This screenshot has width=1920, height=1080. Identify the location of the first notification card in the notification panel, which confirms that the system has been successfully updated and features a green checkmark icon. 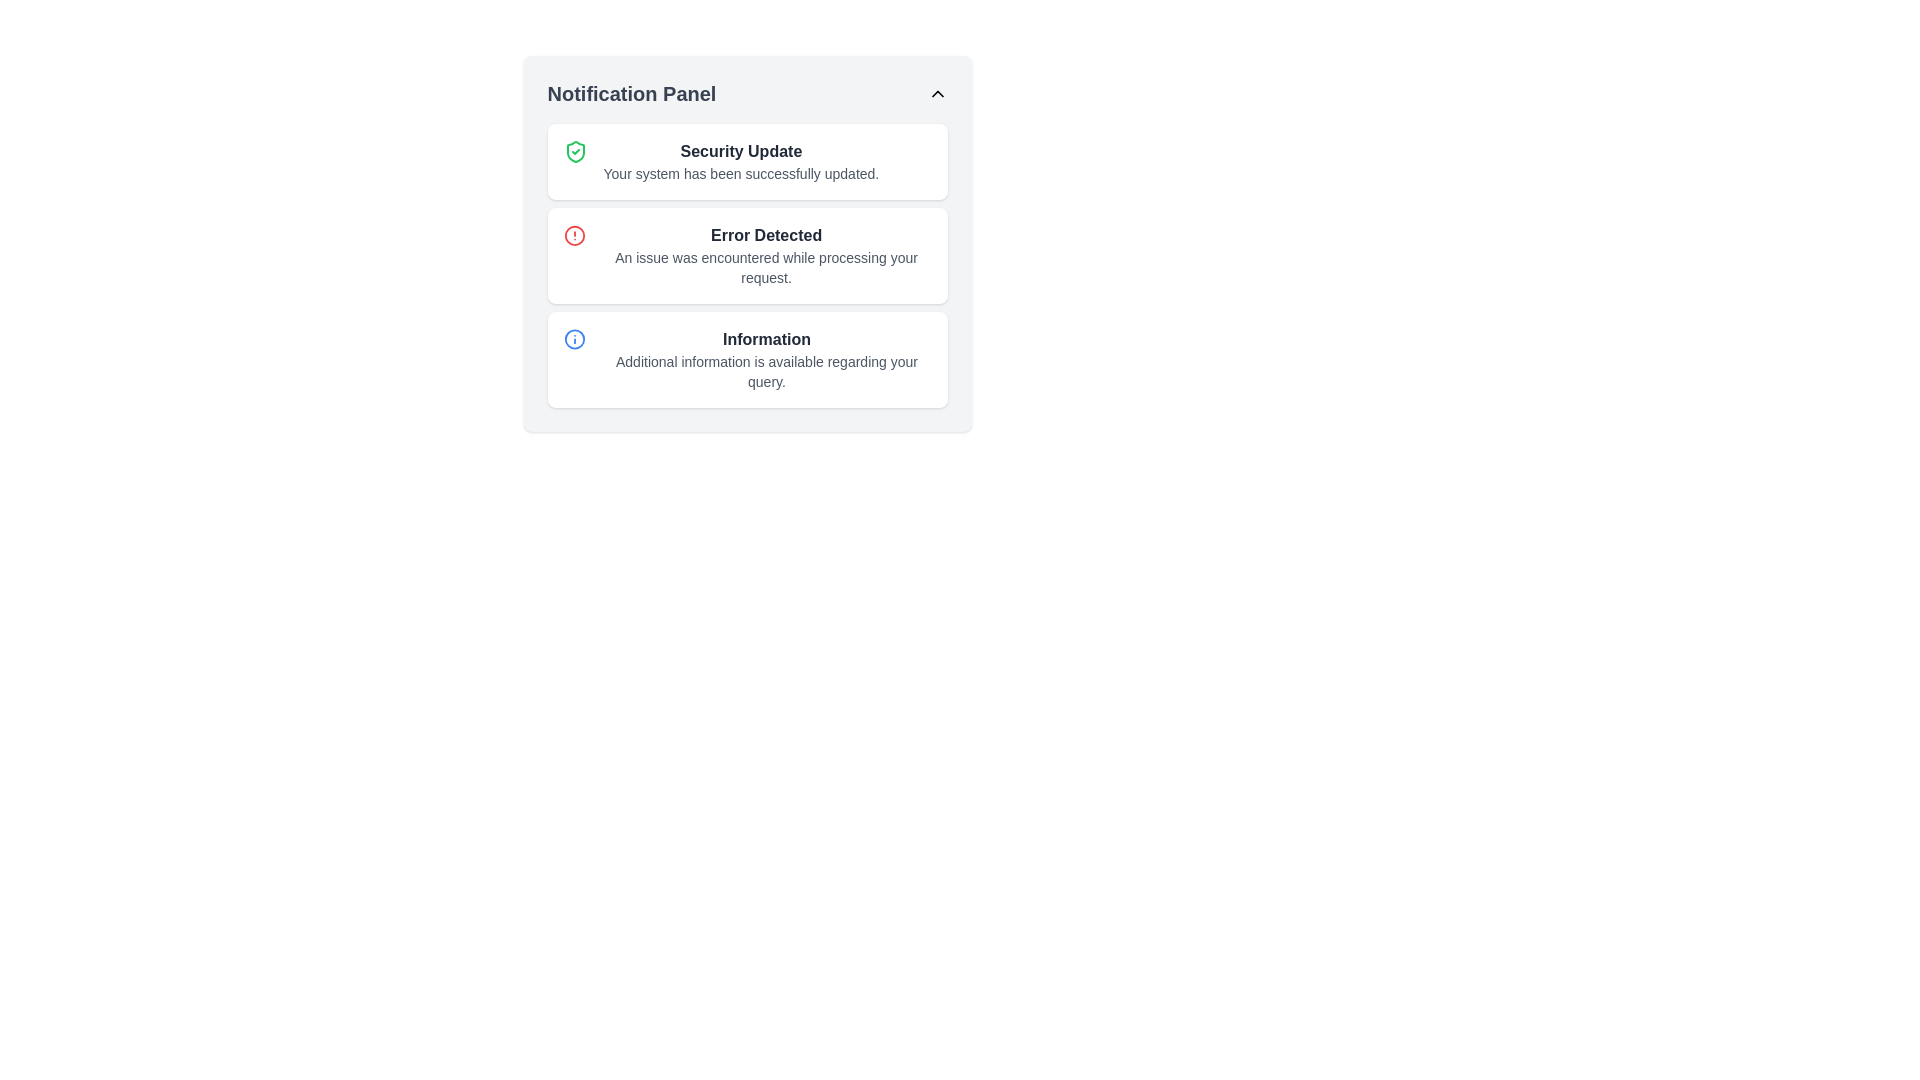
(746, 161).